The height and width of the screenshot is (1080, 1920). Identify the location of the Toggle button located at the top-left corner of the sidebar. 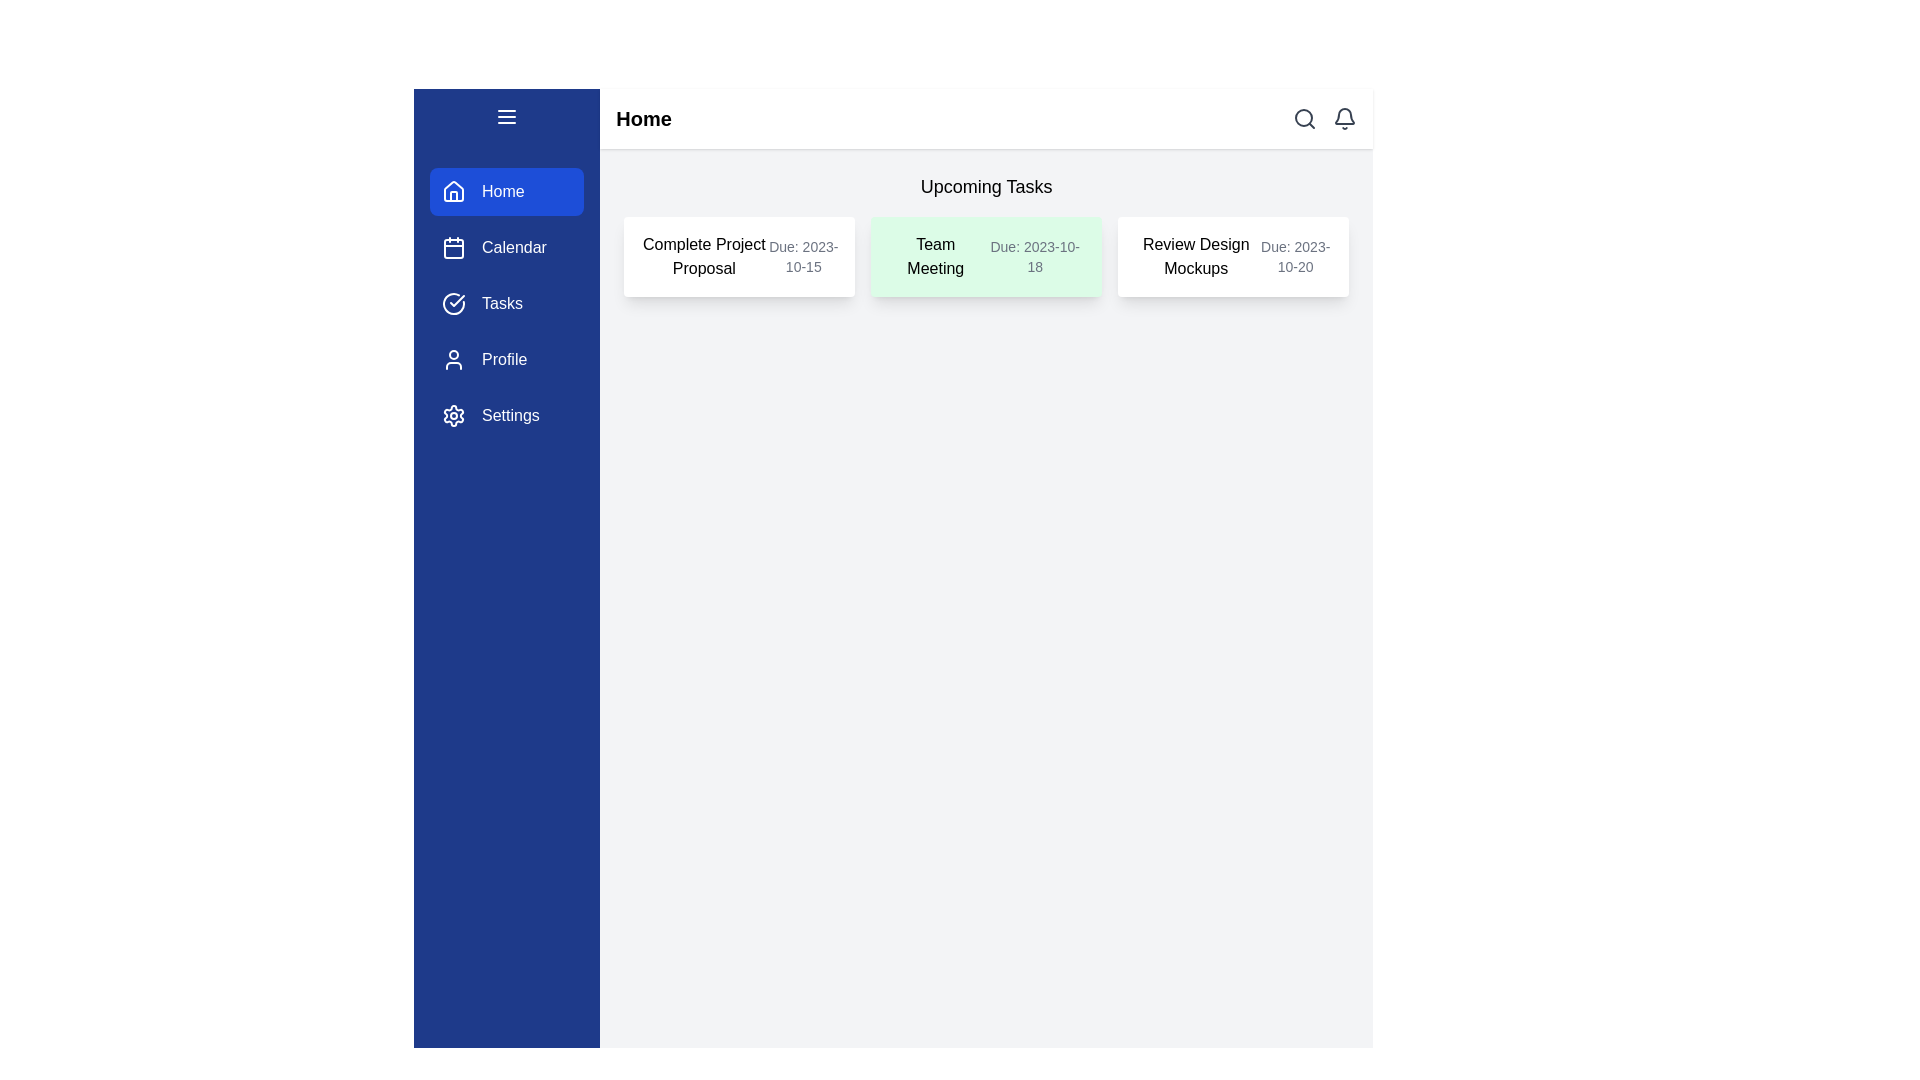
(507, 116).